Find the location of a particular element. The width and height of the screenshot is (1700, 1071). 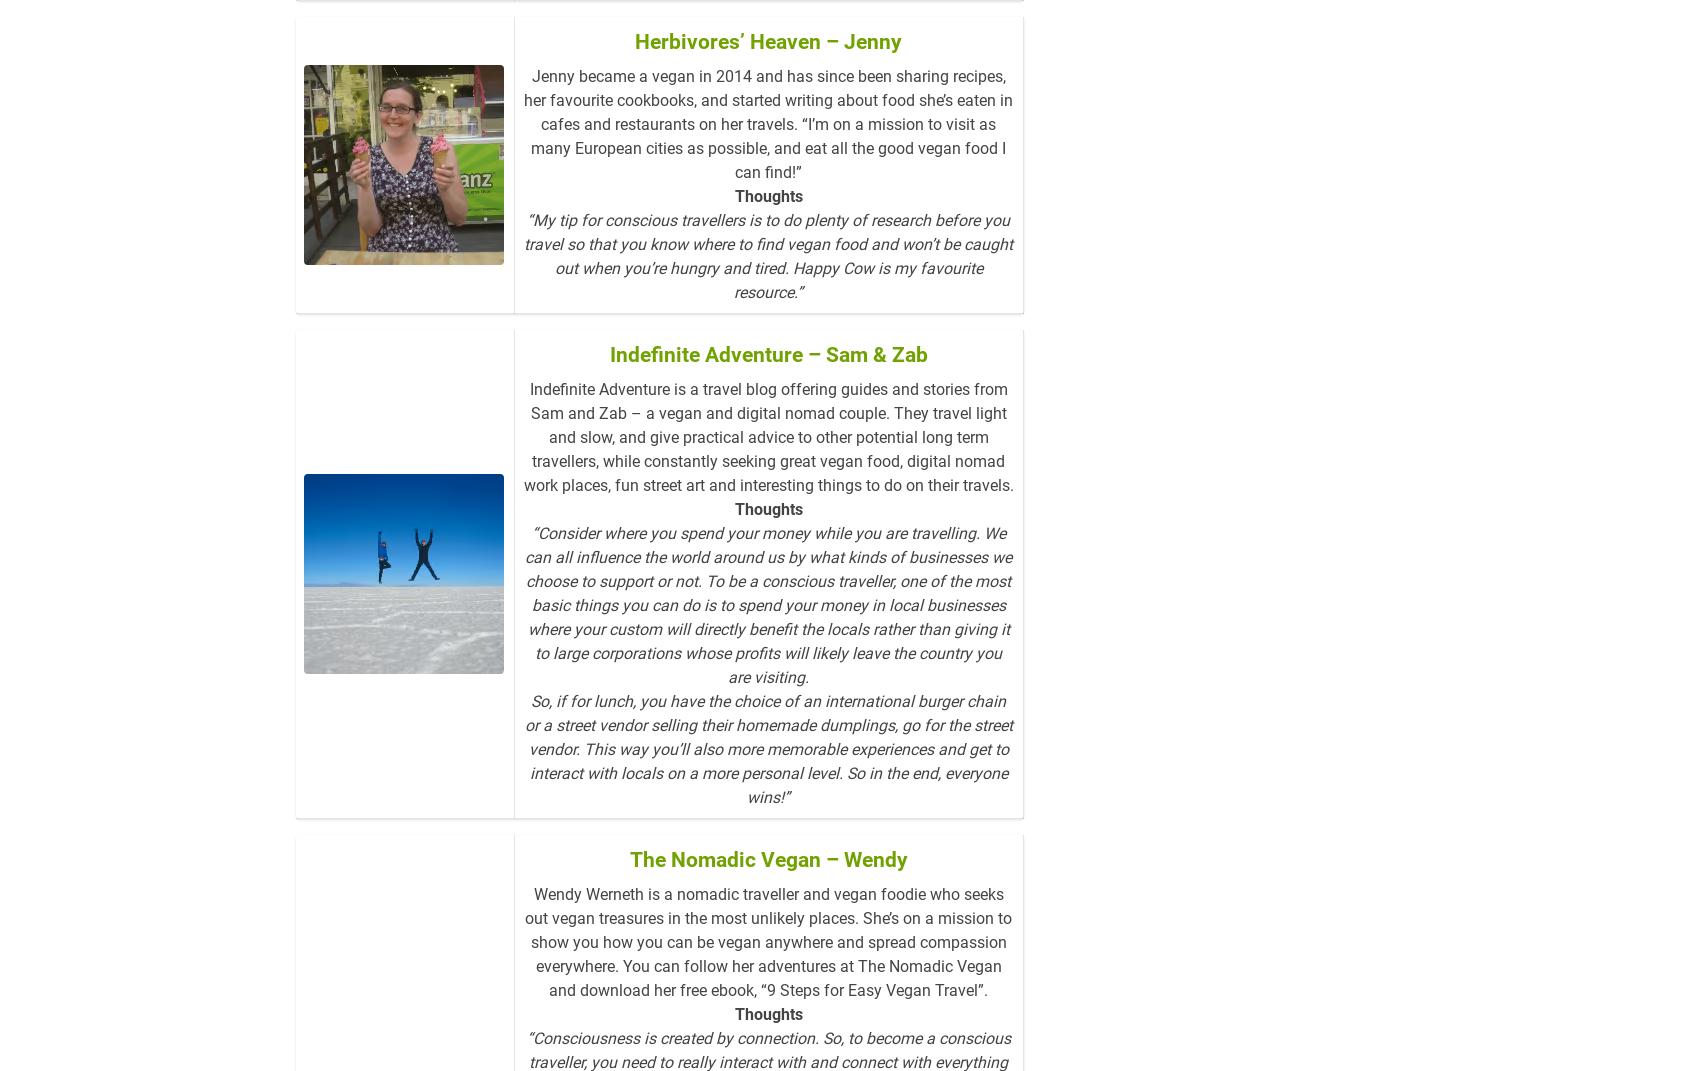

'Indefinite Adventure is a travel blog offering guides and stories from Sam and Zab – a vegan and digital nomad couple. They travel light and slow, and give practical advice to other potential long term travellers, while constantly seeking great vegan food, digital nomad work places, fun street art and interesting things to do on their travels.' is located at coordinates (767, 468).